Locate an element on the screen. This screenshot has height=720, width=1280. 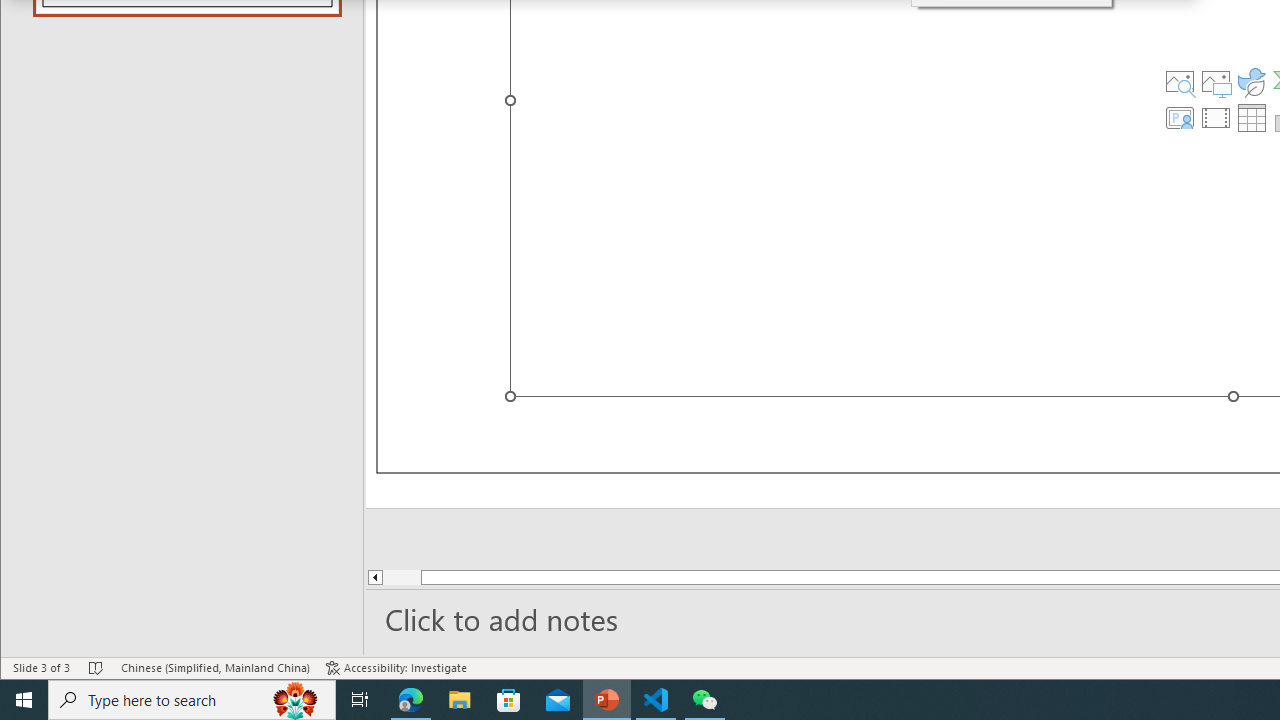
'Pictures' is located at coordinates (1215, 81).